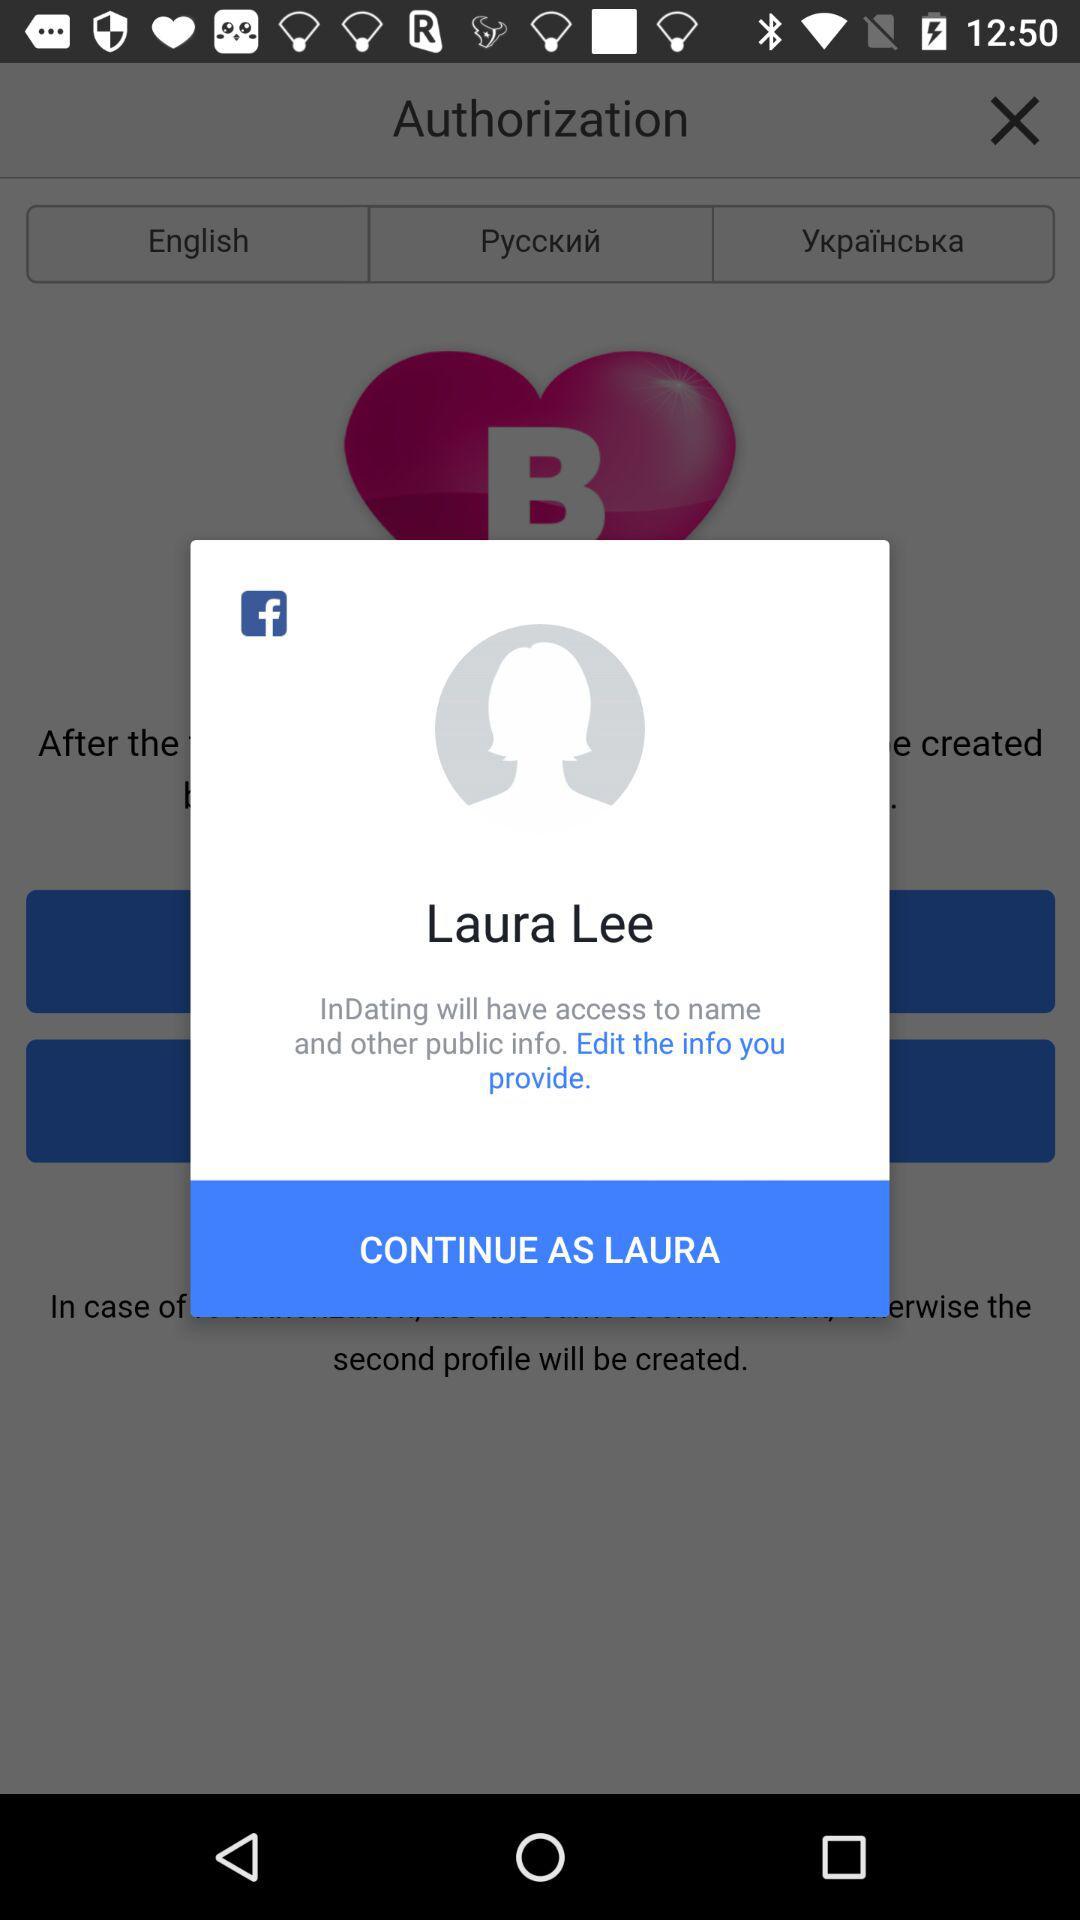  Describe the element at coordinates (540, 1041) in the screenshot. I see `the icon above the continue as laura` at that location.